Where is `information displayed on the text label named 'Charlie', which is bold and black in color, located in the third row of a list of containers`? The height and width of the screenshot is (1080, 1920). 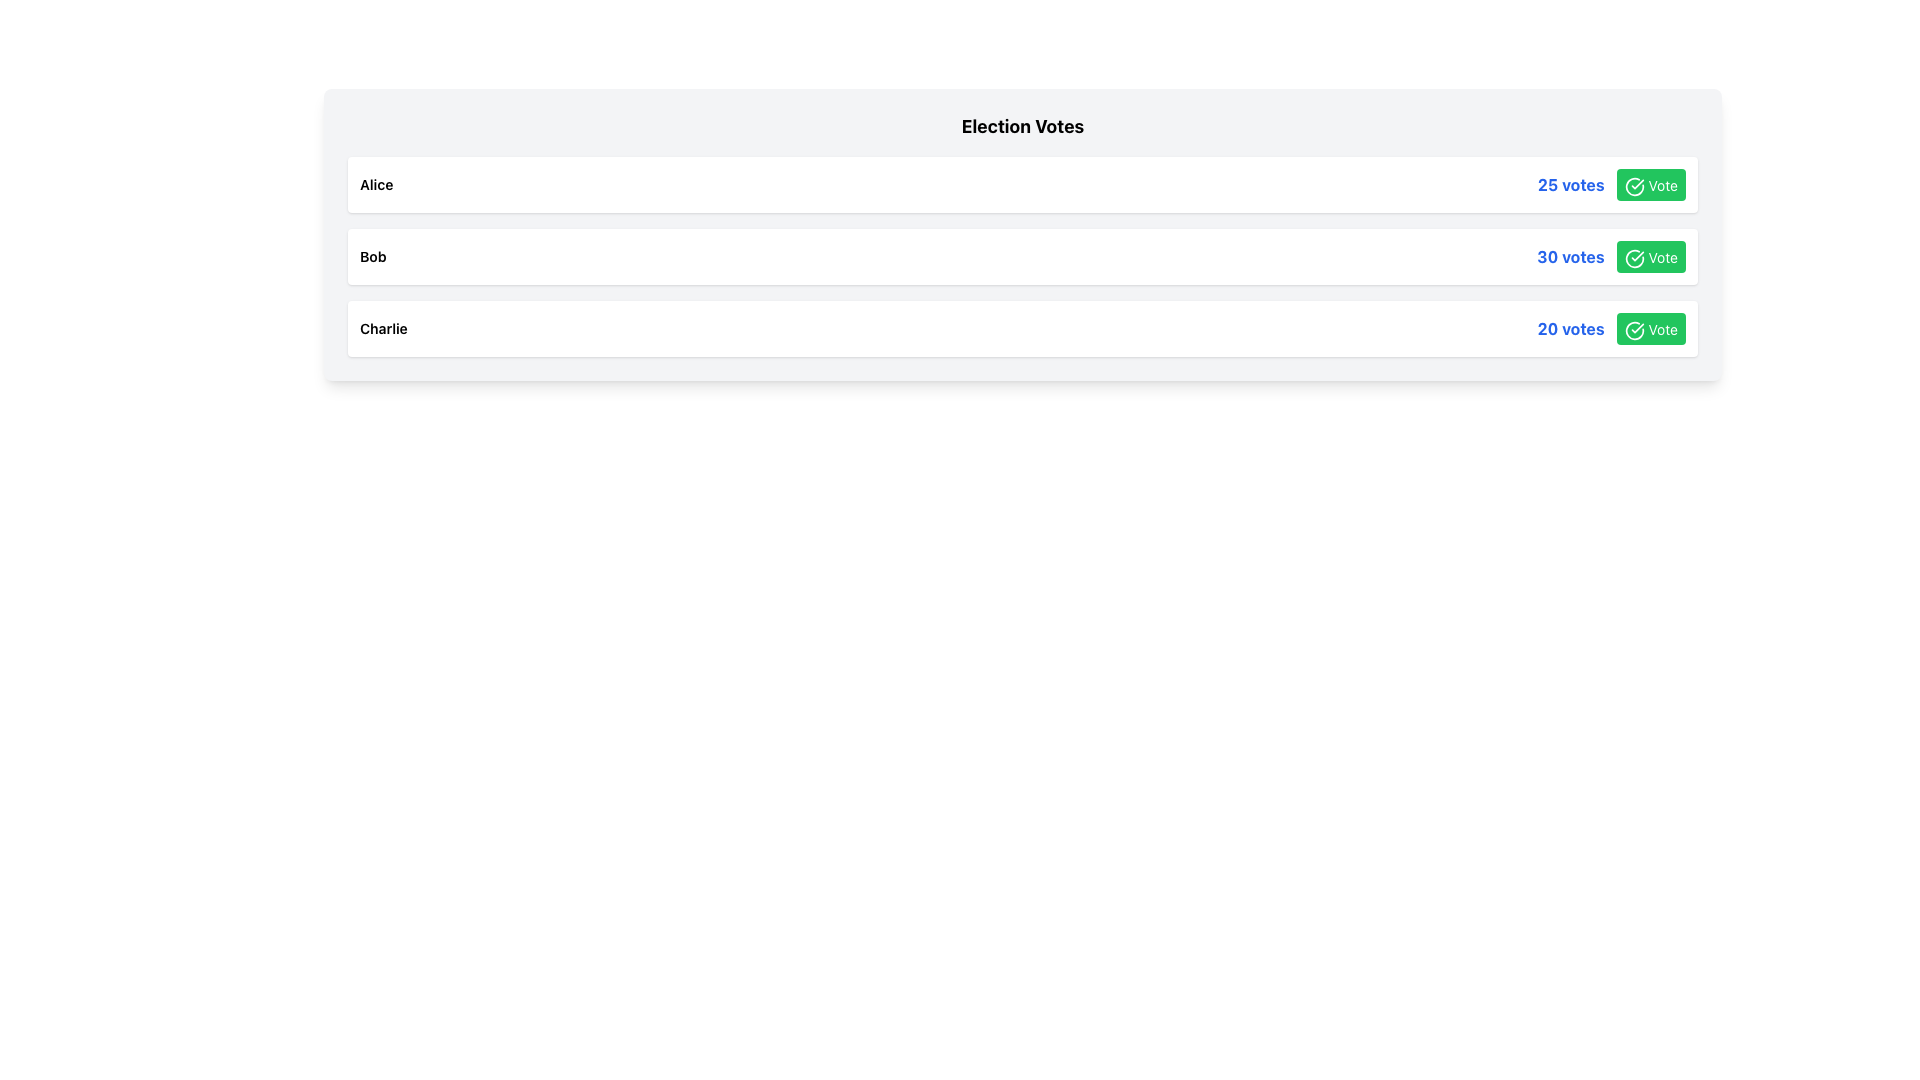 information displayed on the text label named 'Charlie', which is bold and black in color, located in the third row of a list of containers is located at coordinates (384, 327).